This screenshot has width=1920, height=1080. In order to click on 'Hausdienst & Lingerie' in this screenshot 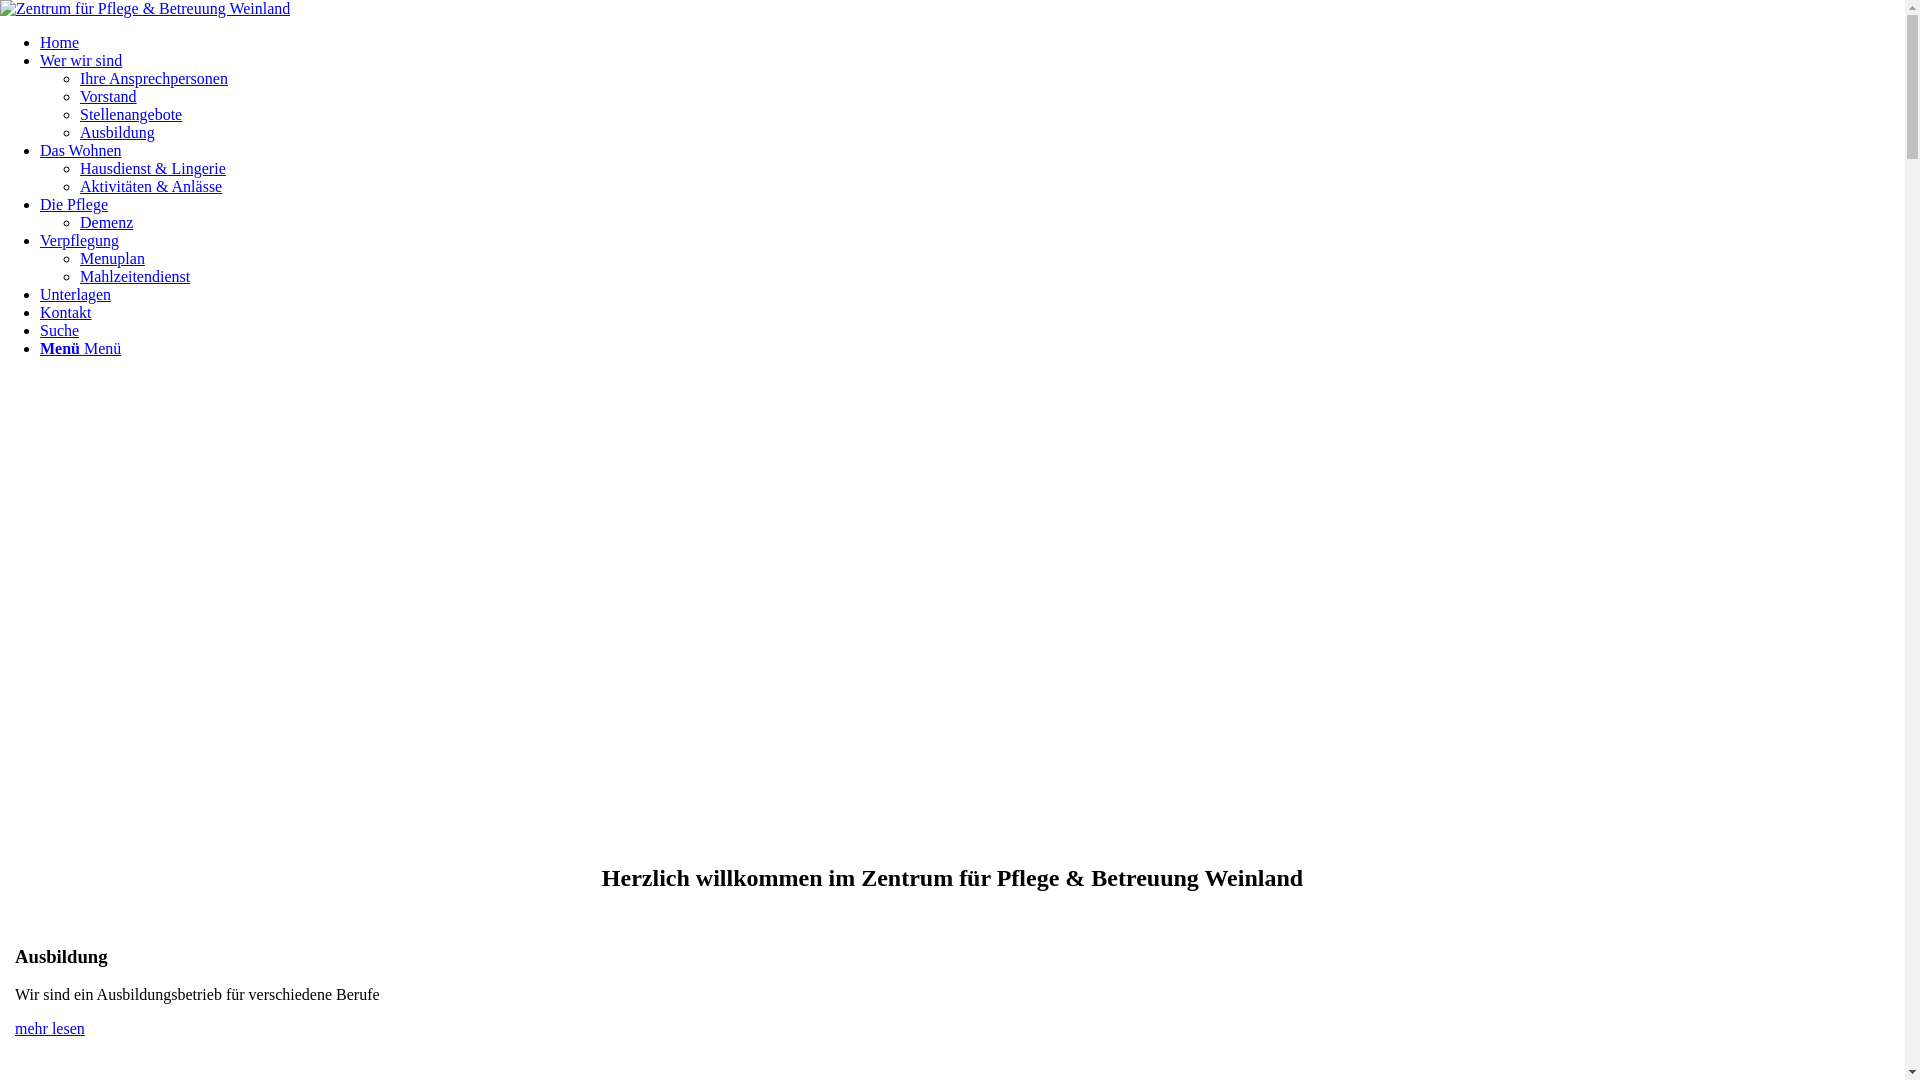, I will do `click(152, 167)`.